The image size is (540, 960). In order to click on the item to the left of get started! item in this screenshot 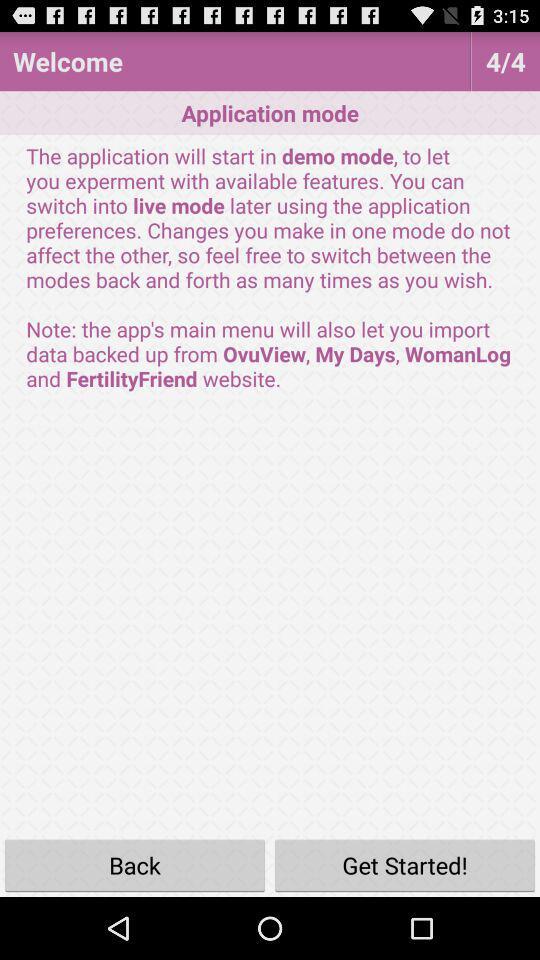, I will do `click(135, 864)`.